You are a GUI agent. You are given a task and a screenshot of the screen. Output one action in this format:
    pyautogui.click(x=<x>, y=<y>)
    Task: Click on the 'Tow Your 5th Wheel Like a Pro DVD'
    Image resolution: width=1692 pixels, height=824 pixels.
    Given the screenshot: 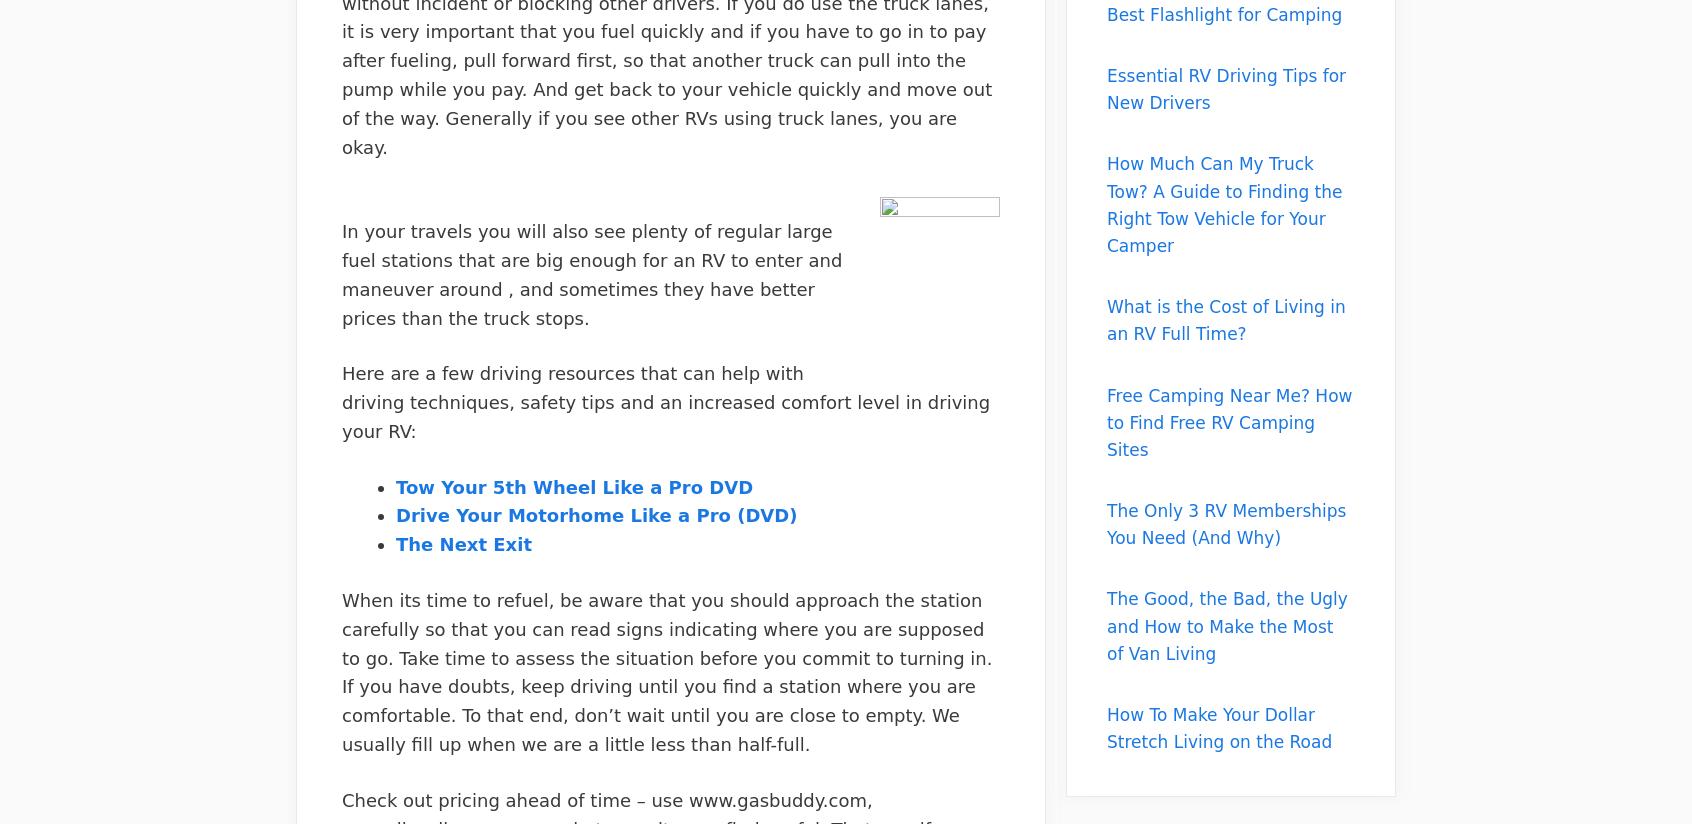 What is the action you would take?
    pyautogui.click(x=573, y=485)
    